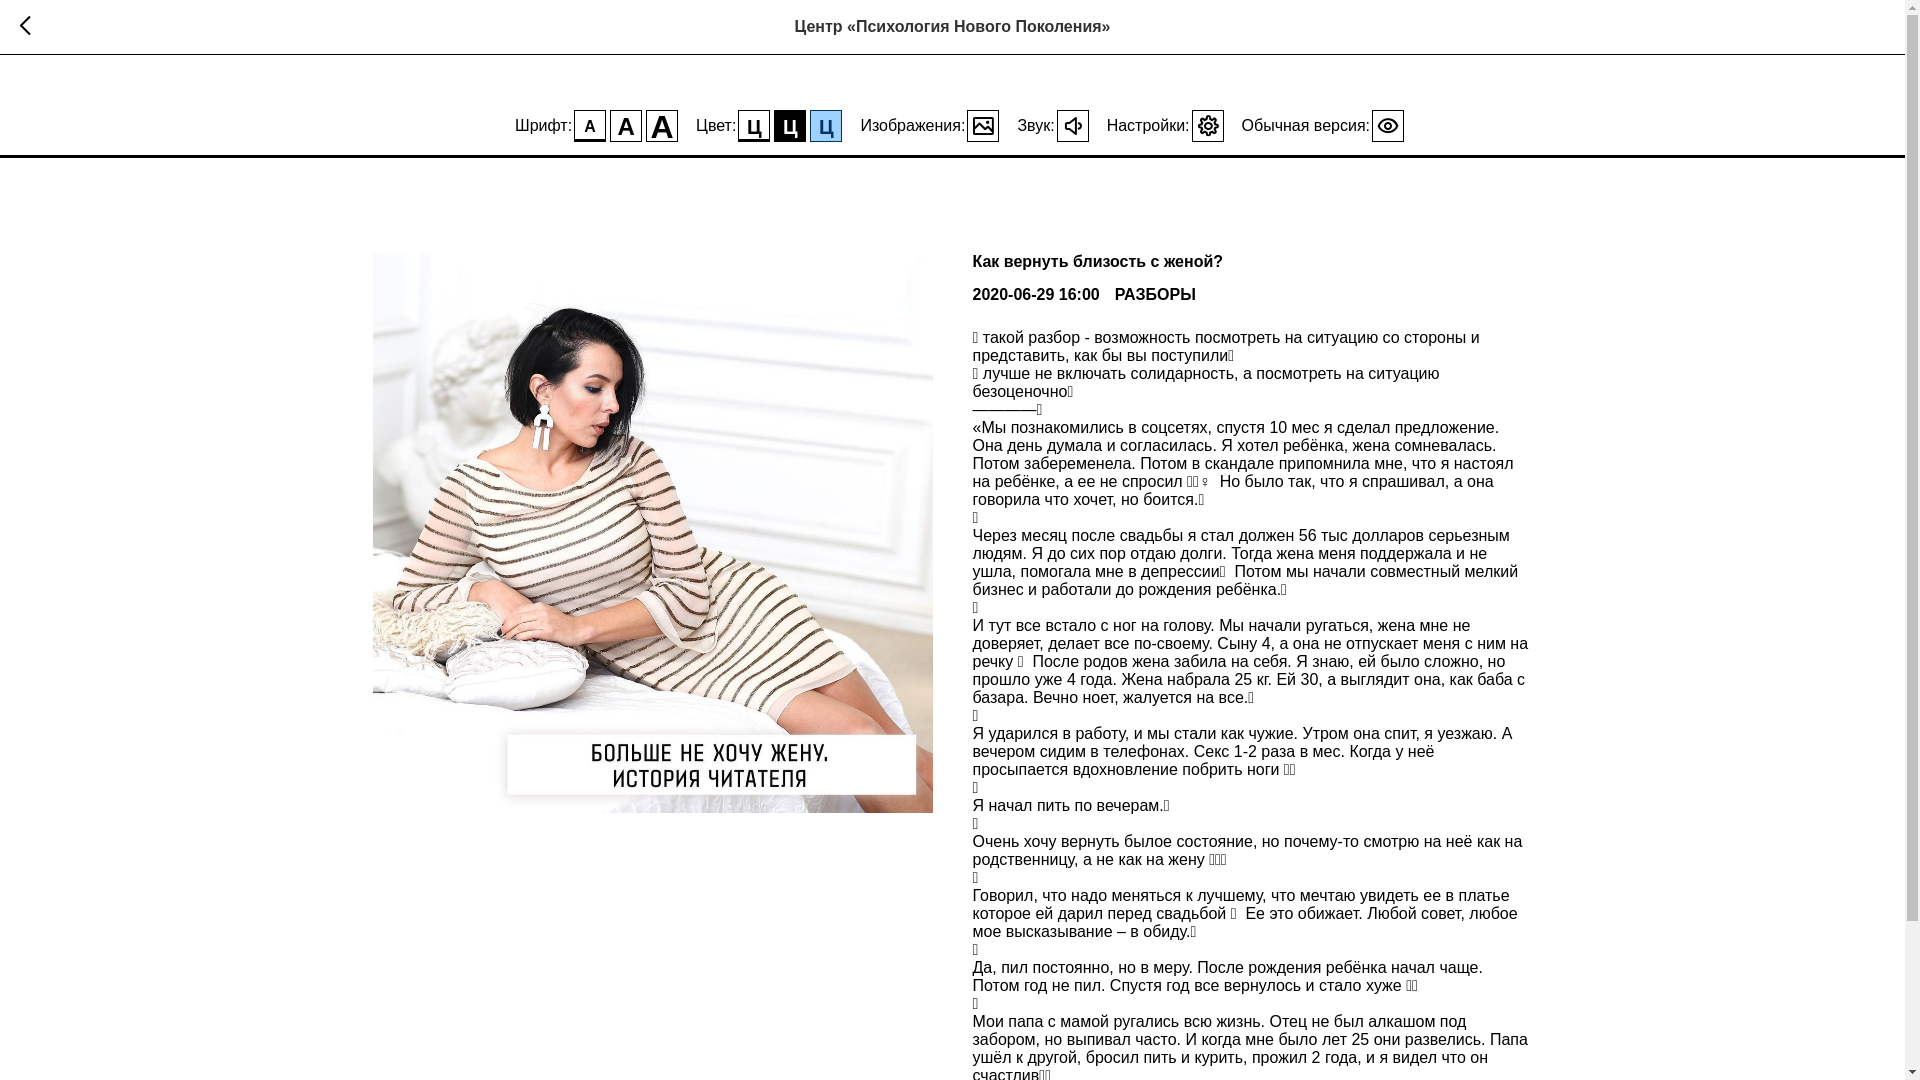 The height and width of the screenshot is (1080, 1920). I want to click on 'A', so click(662, 126).